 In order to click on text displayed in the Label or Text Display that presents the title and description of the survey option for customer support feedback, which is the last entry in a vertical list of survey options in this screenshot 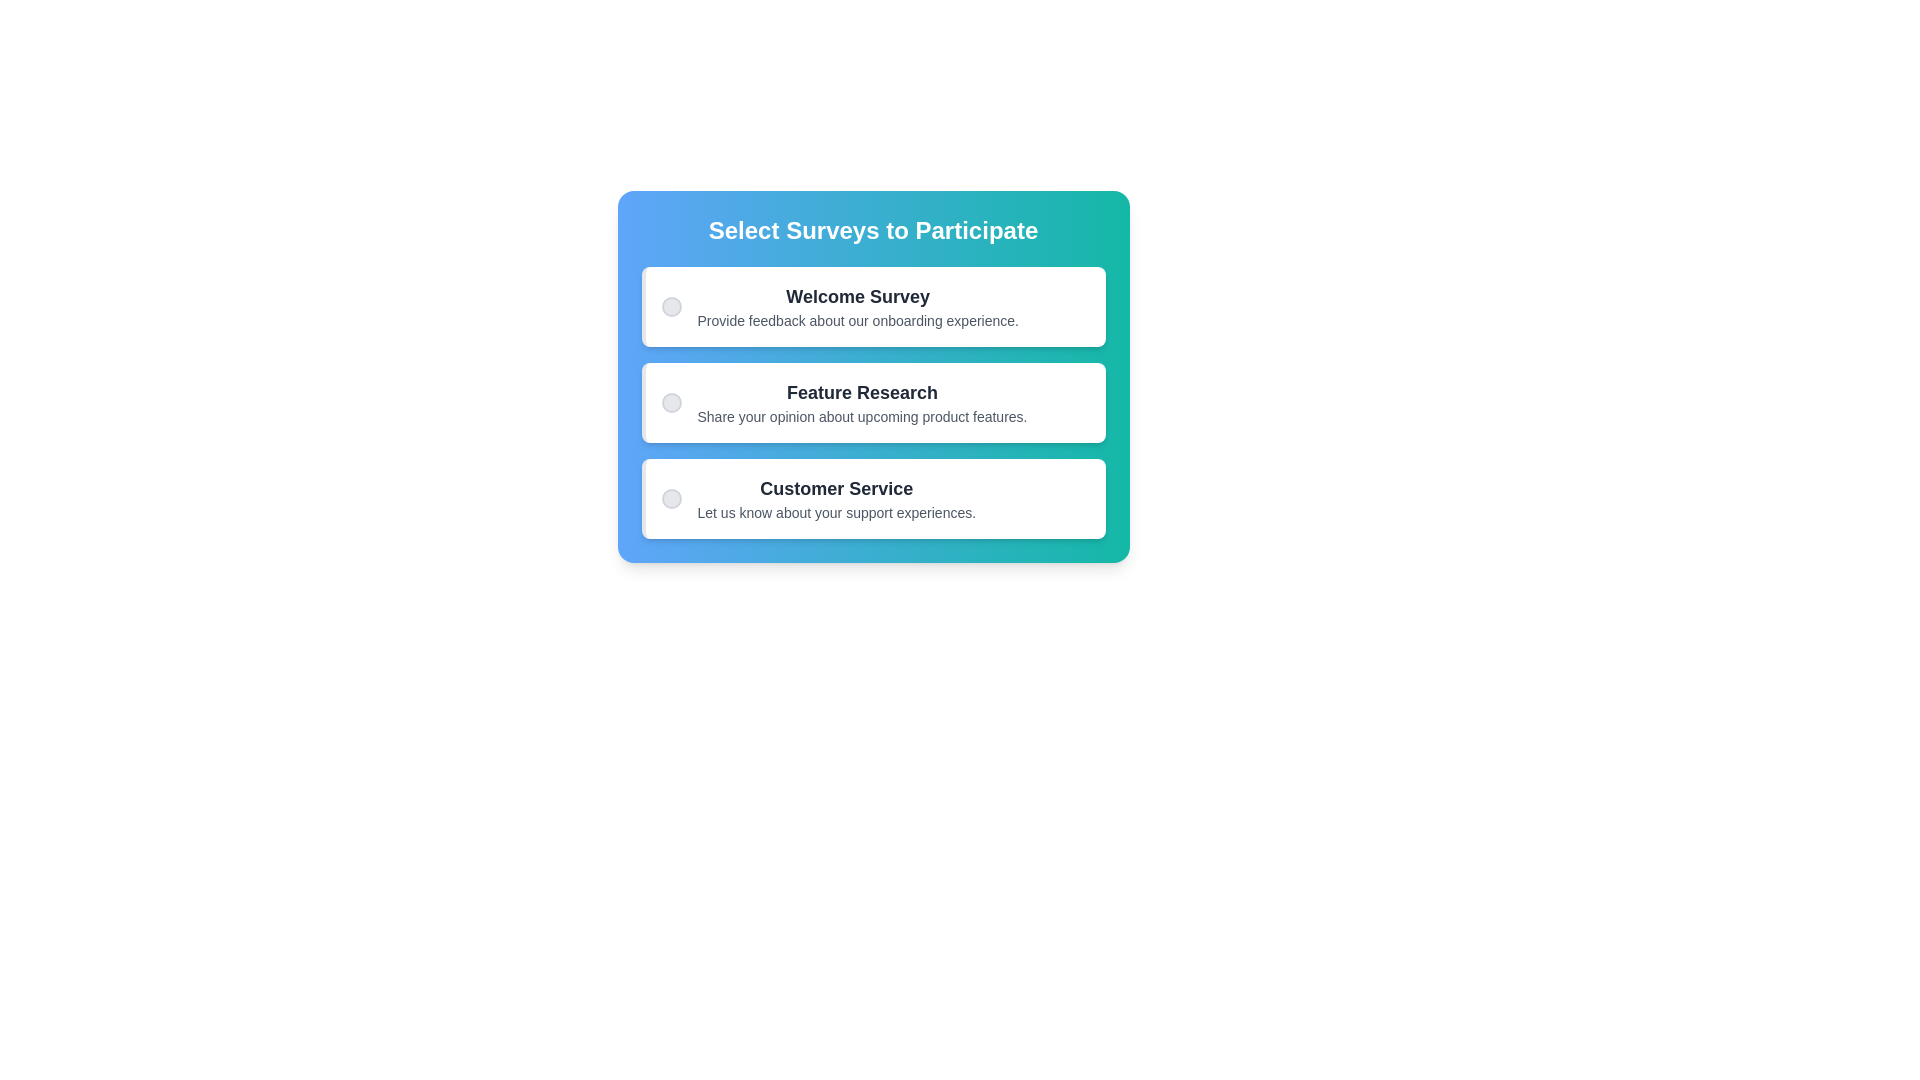, I will do `click(836, 497)`.